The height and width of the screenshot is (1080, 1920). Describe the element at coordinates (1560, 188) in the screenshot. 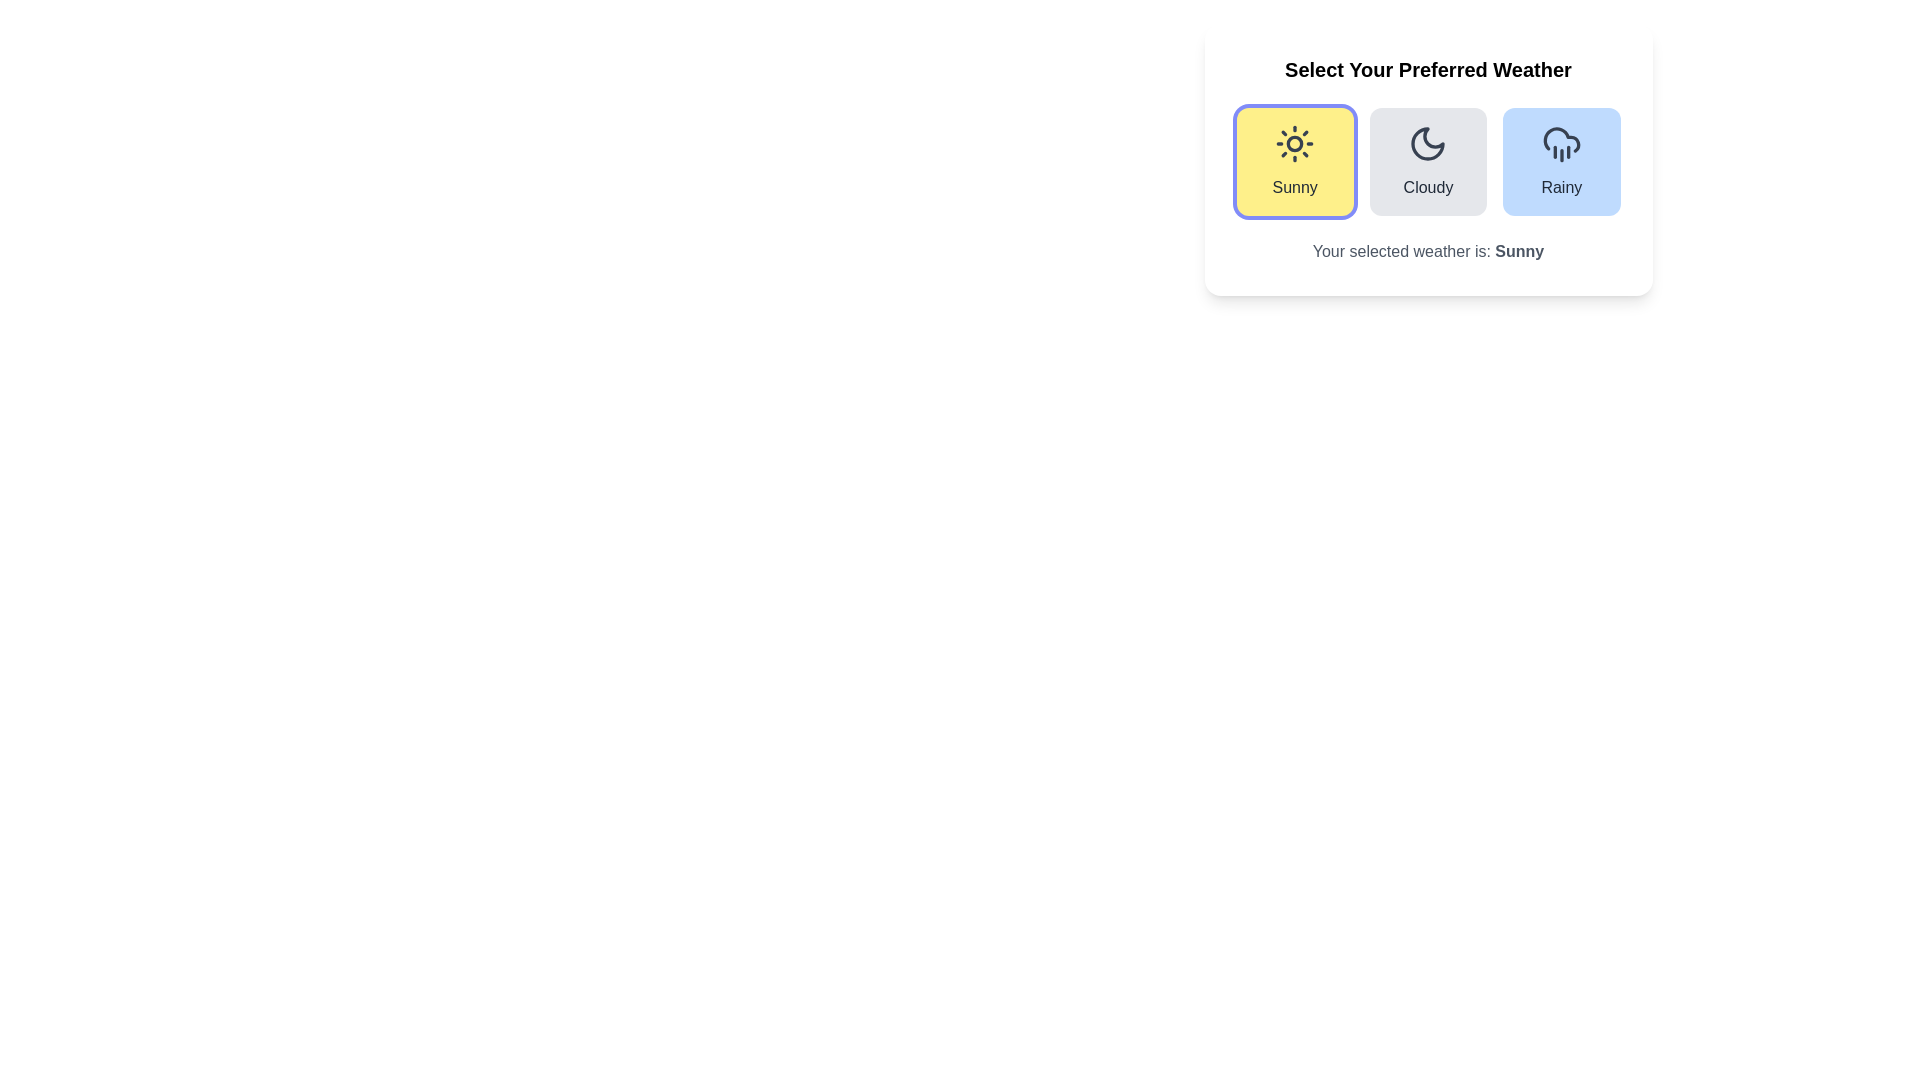

I see `the text label displaying 'Rainy', which is styled with medium font weight in gray, located below a cloud and rain icon within a blue background area` at that location.